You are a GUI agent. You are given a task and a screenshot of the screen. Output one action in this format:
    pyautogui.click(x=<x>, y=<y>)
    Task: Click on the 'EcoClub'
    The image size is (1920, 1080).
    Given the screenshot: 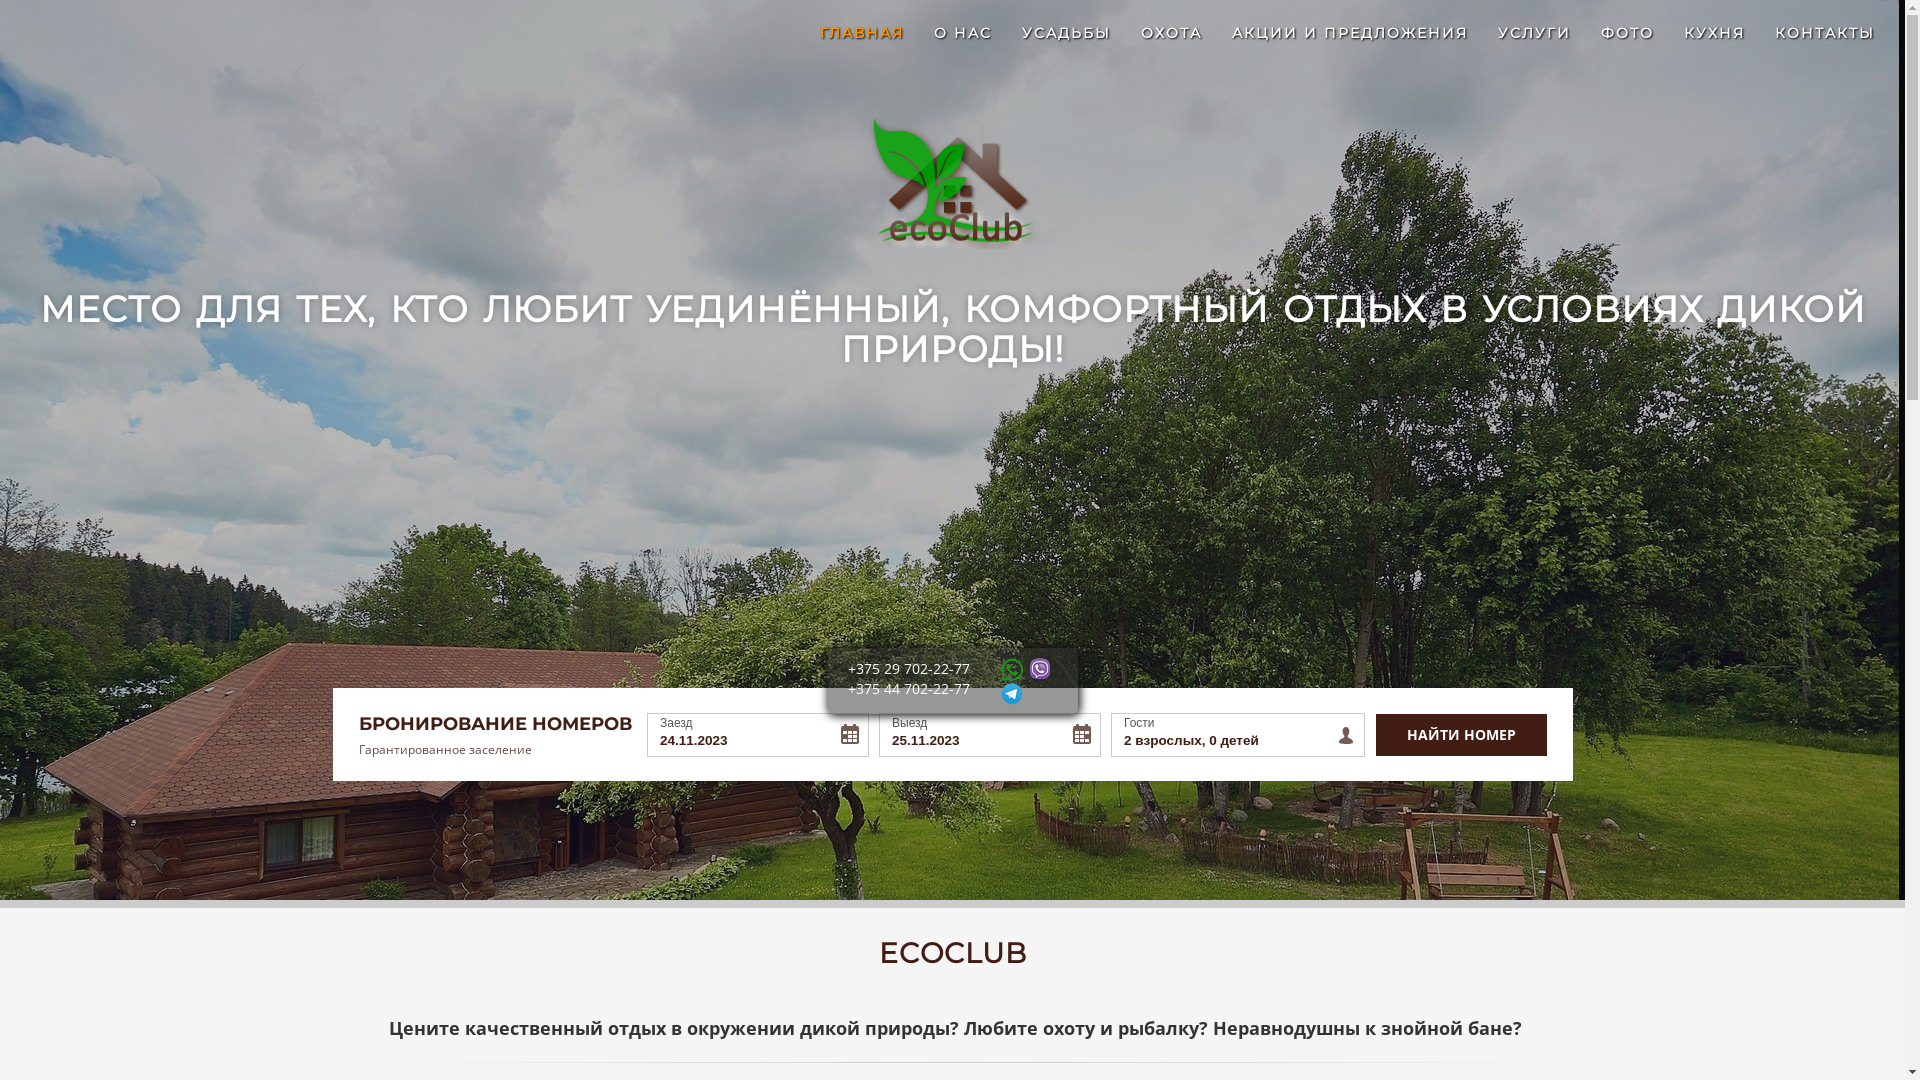 What is the action you would take?
    pyautogui.click(x=950, y=180)
    